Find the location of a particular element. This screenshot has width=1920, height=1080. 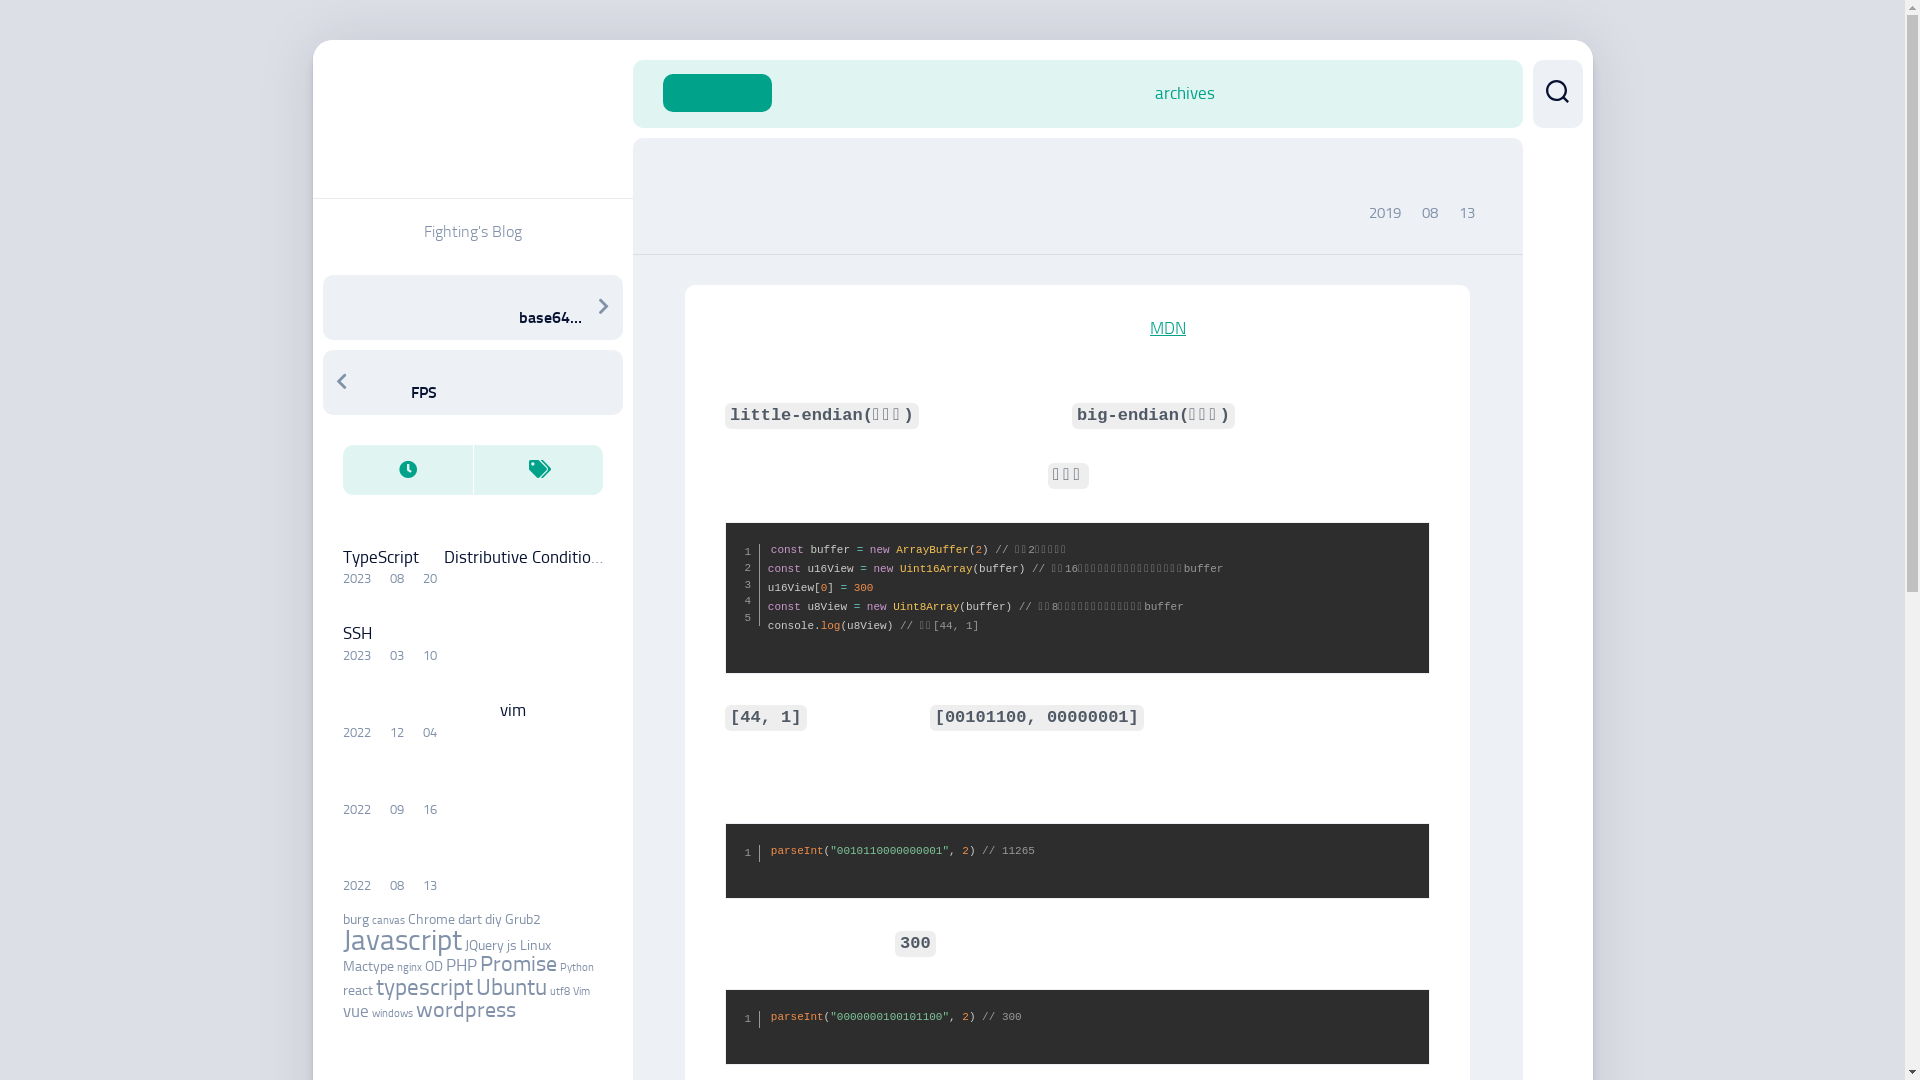

'windows' is located at coordinates (392, 1013).